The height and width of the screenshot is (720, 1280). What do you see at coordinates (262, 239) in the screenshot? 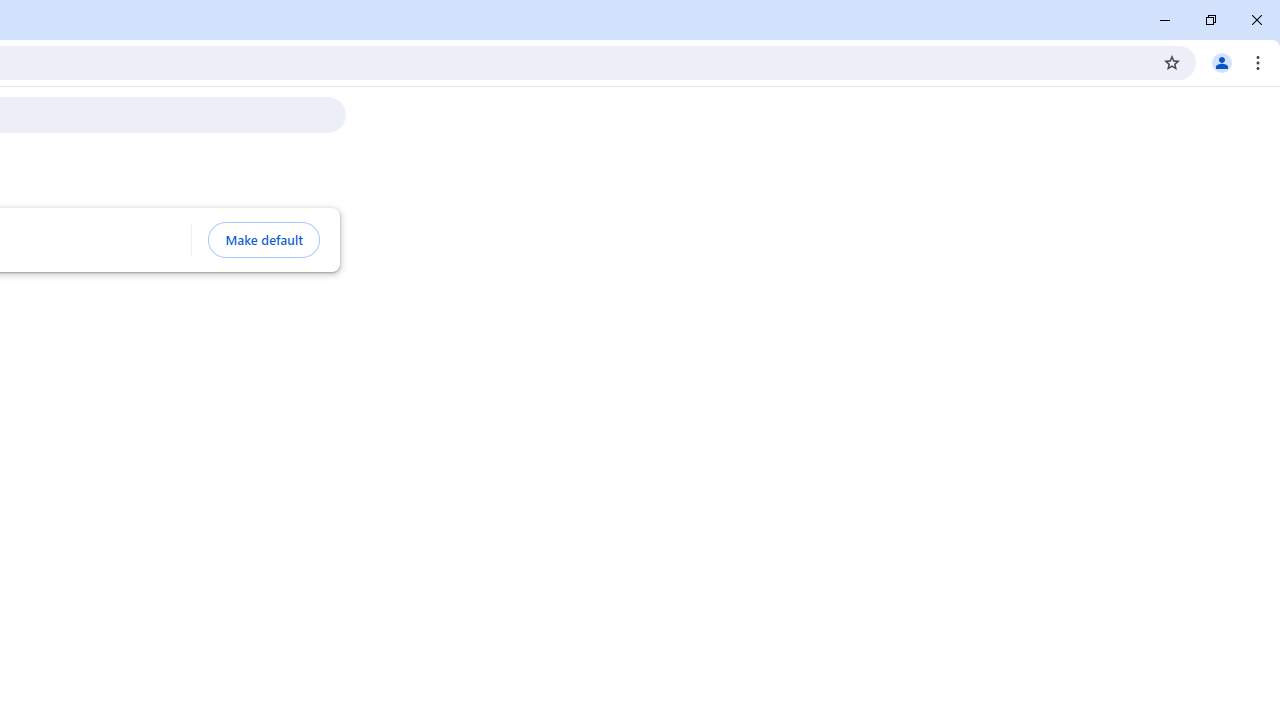
I see `'Make default'` at bounding box center [262, 239].